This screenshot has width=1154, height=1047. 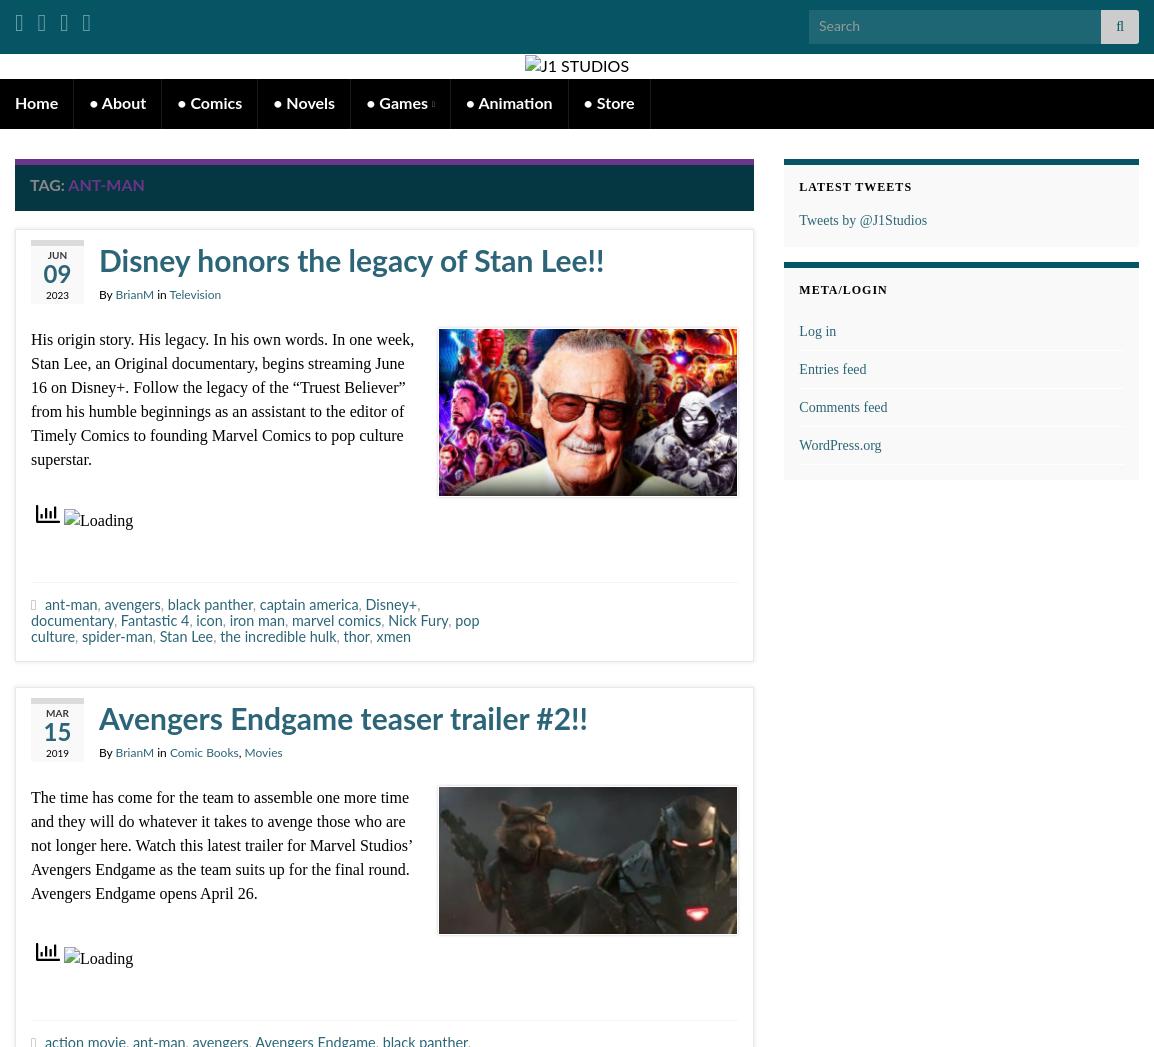 What do you see at coordinates (56, 734) in the screenshot?
I see `'15'` at bounding box center [56, 734].